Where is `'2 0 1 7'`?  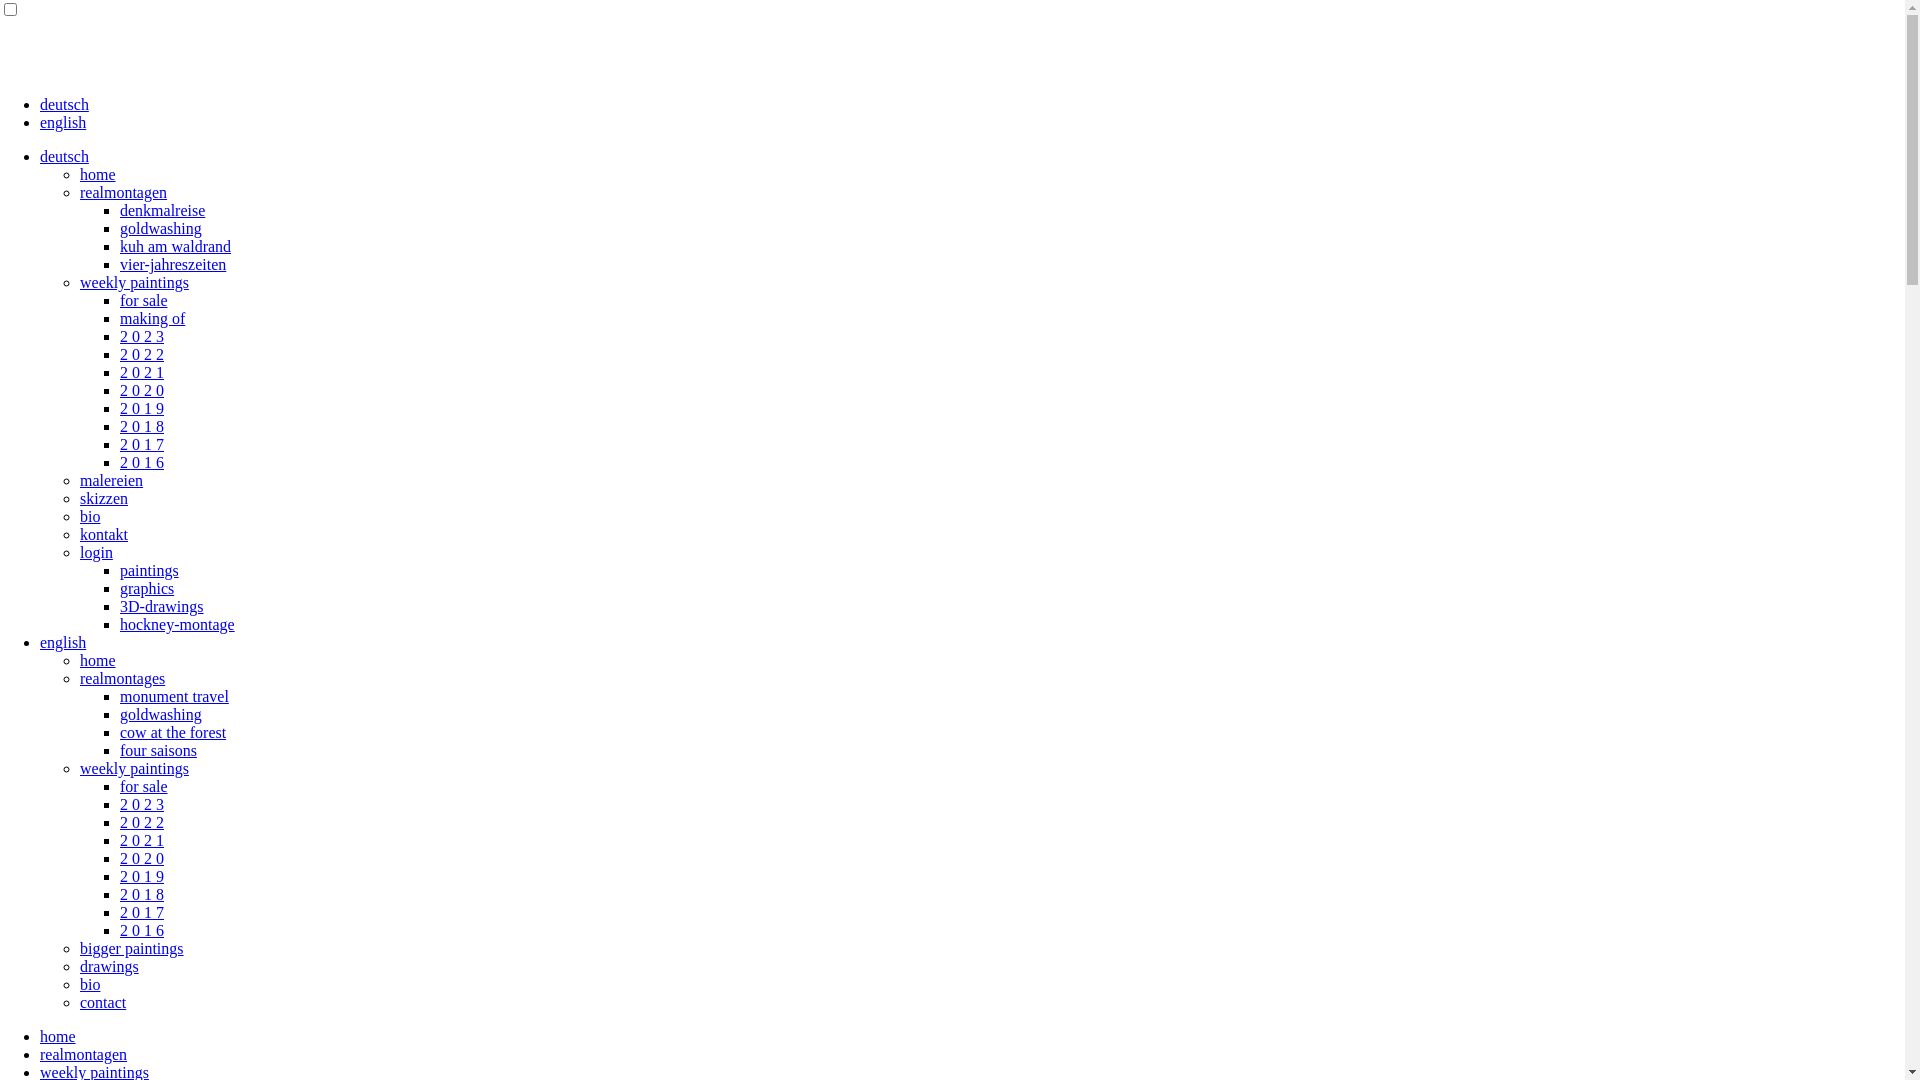
'2 0 1 7' is located at coordinates (141, 443).